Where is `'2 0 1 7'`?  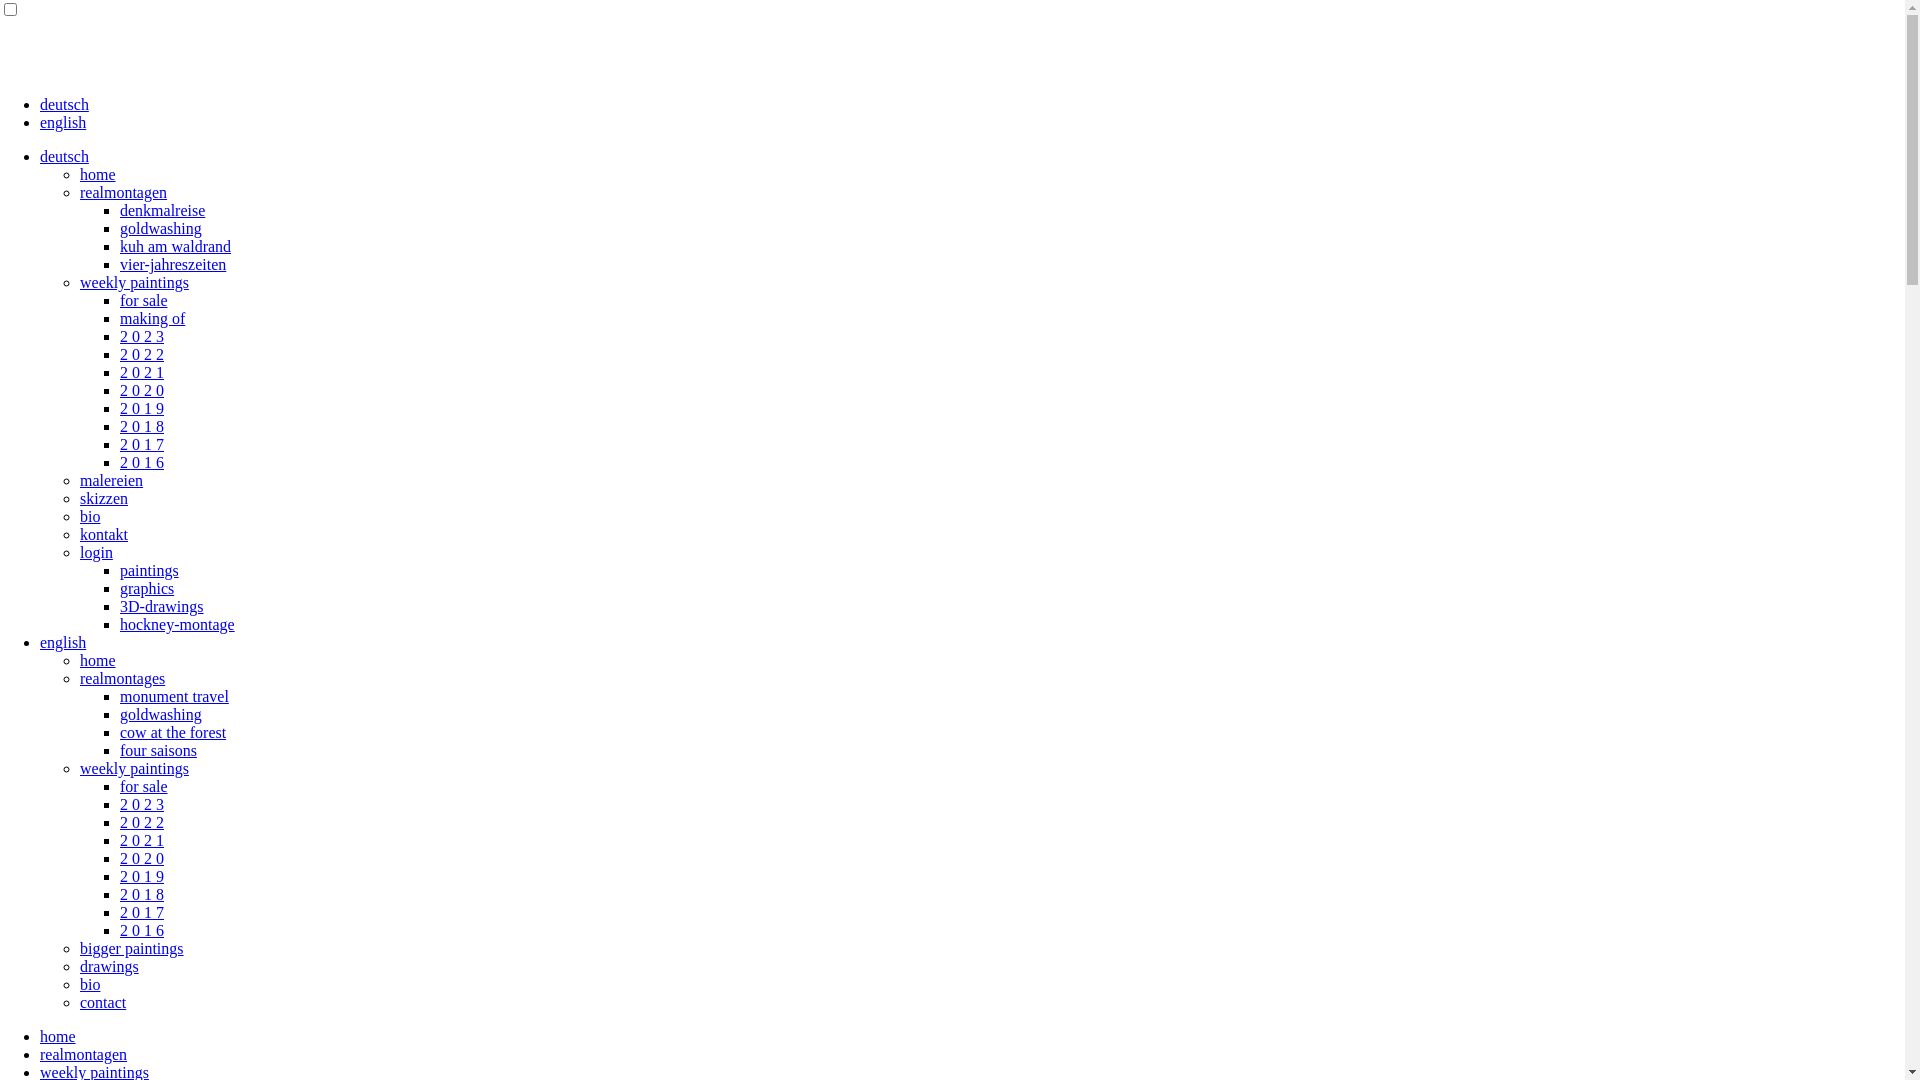
'2 0 1 7' is located at coordinates (141, 443).